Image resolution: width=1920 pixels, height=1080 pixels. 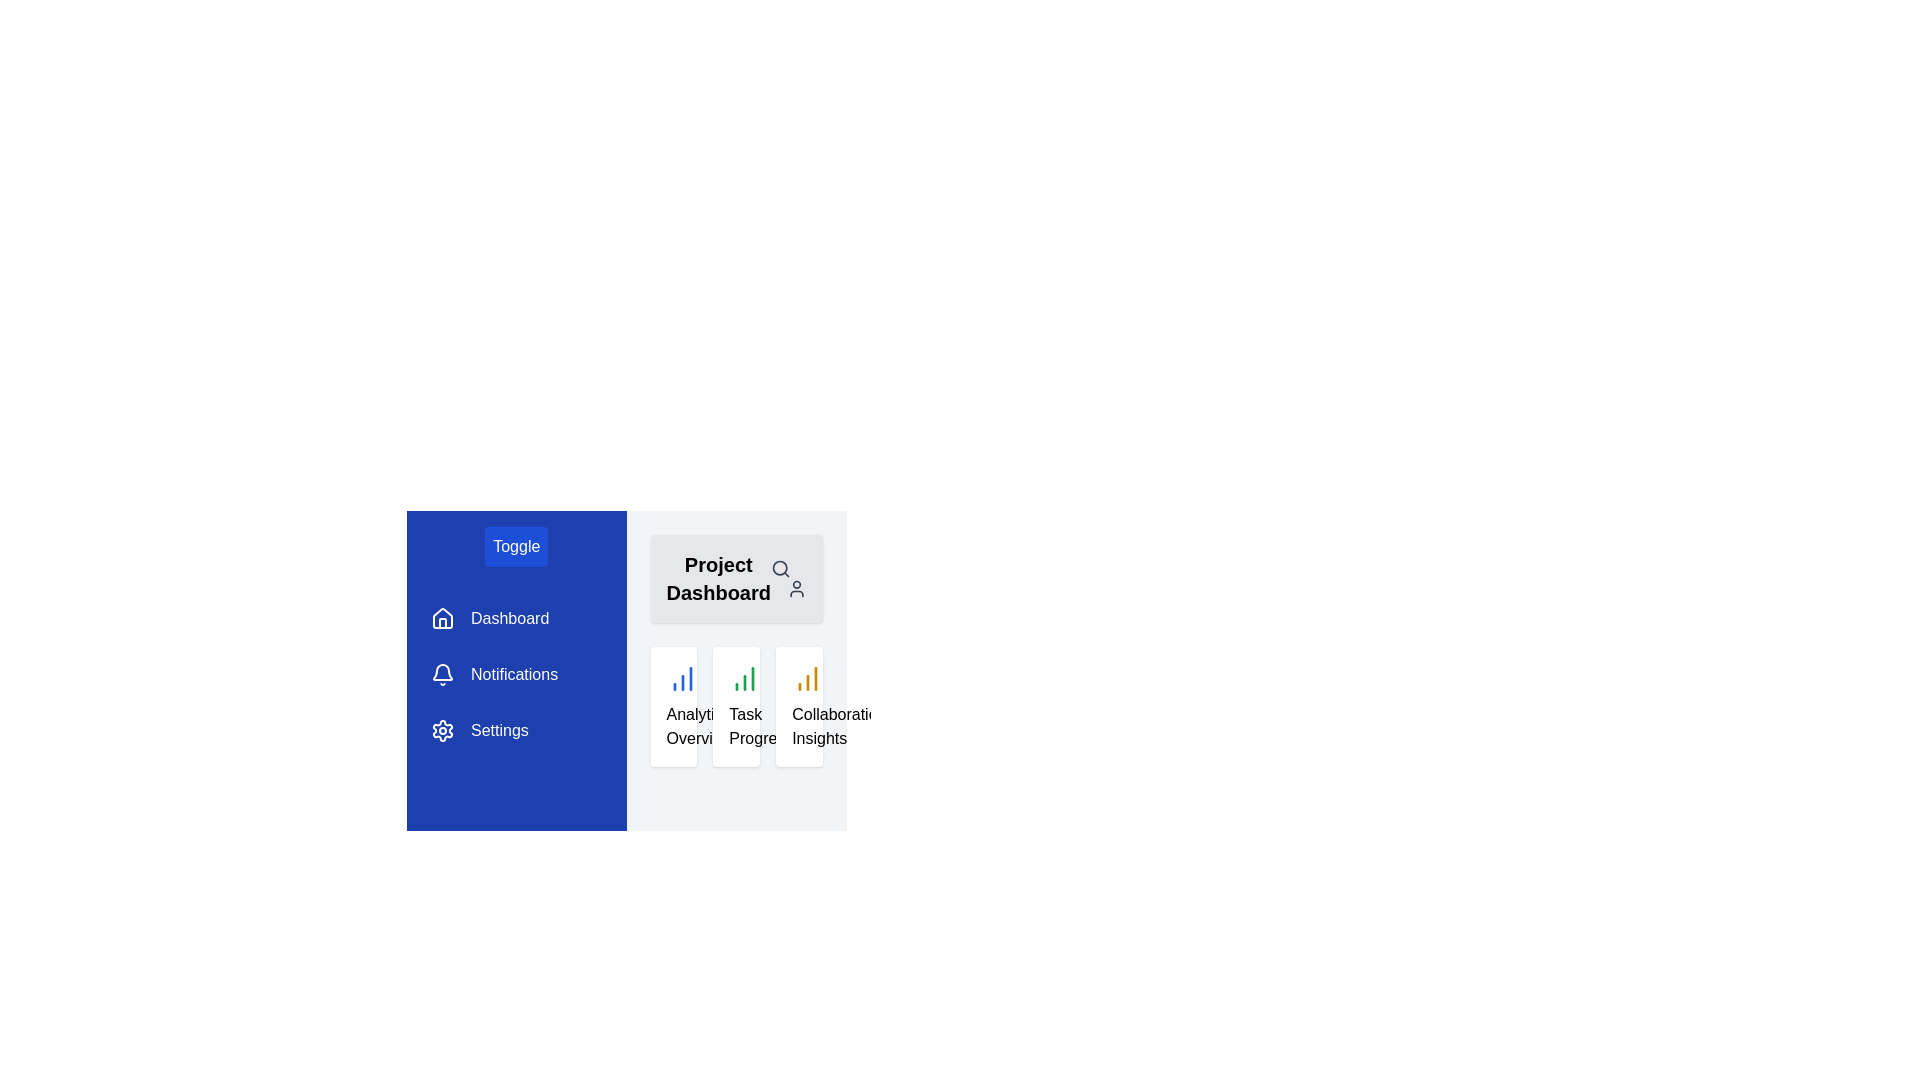 What do you see at coordinates (735, 705) in the screenshot?
I see `the second Information Card displaying 'Task Progress' in bold black text, located under the 'Project Dashboard' section` at bounding box center [735, 705].